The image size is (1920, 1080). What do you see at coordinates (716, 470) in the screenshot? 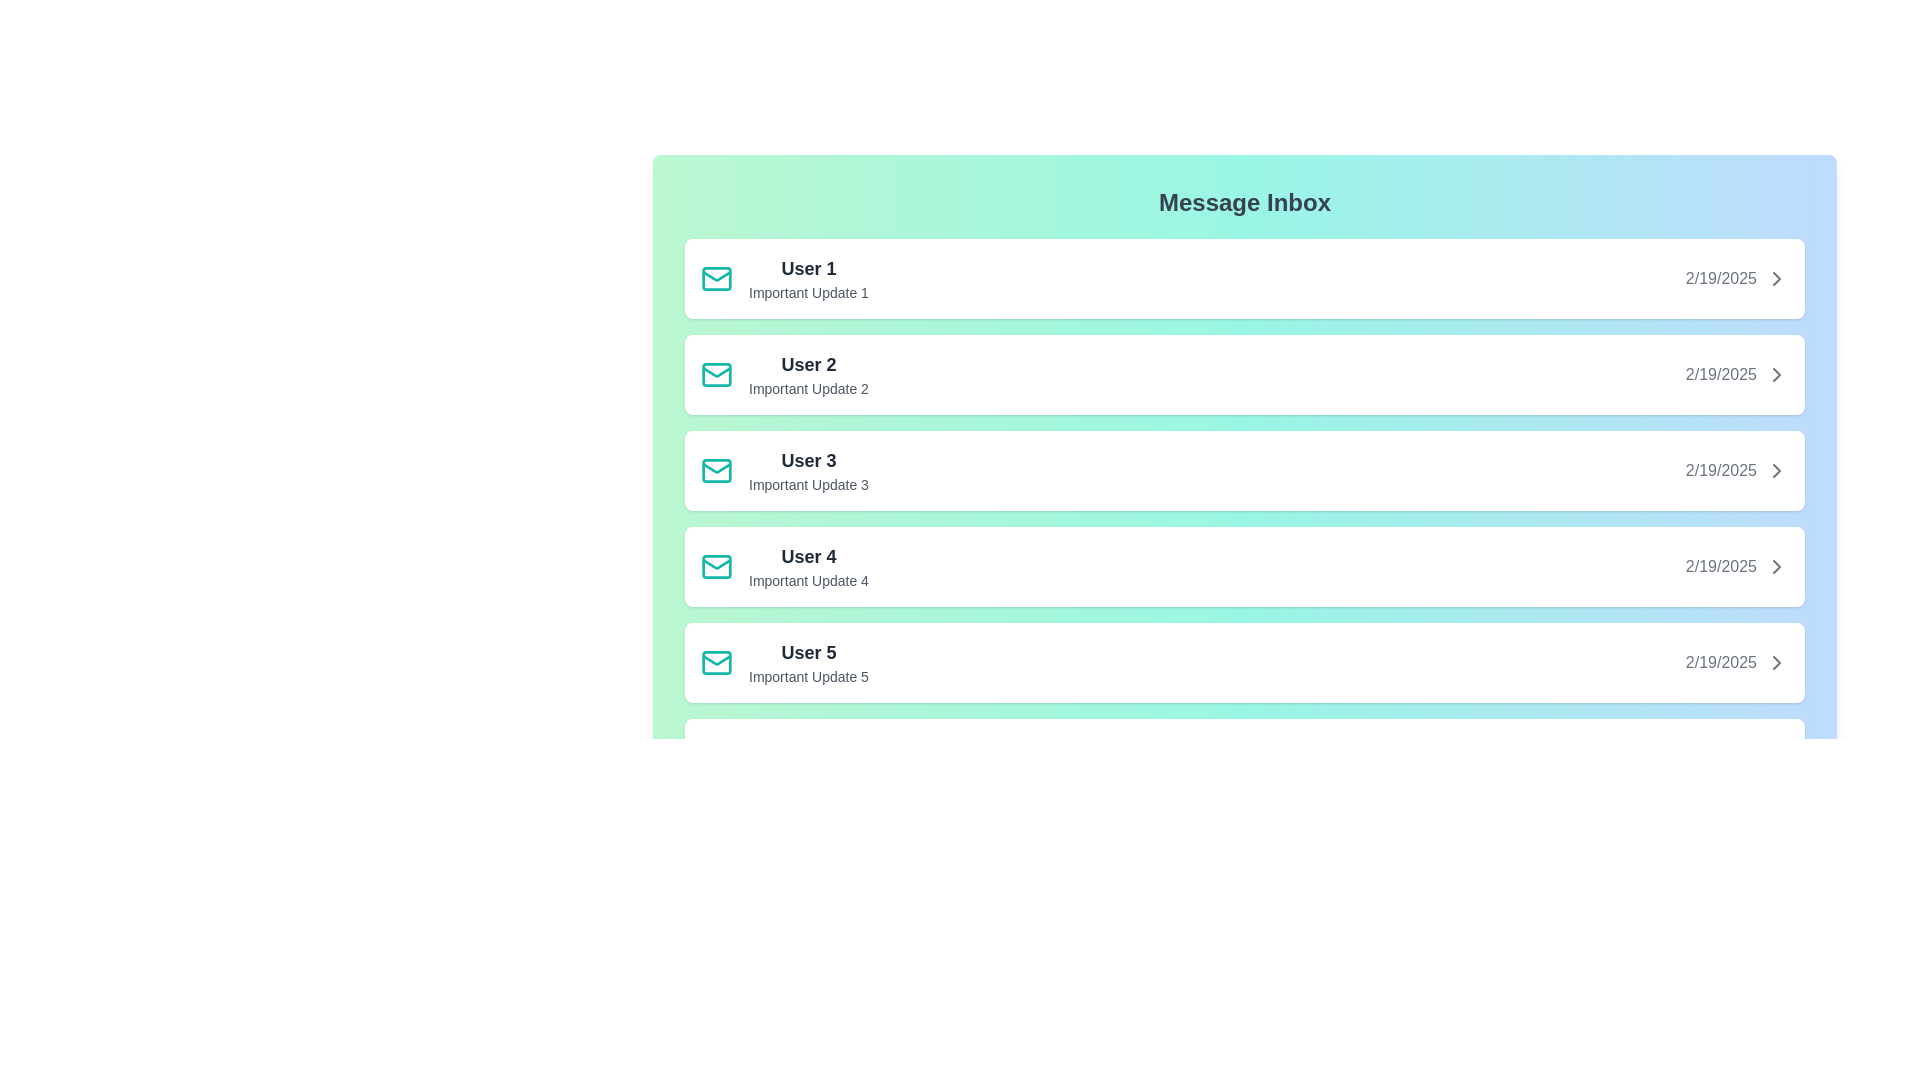
I see `icon next to the message from User 3 to perform an action` at bounding box center [716, 470].